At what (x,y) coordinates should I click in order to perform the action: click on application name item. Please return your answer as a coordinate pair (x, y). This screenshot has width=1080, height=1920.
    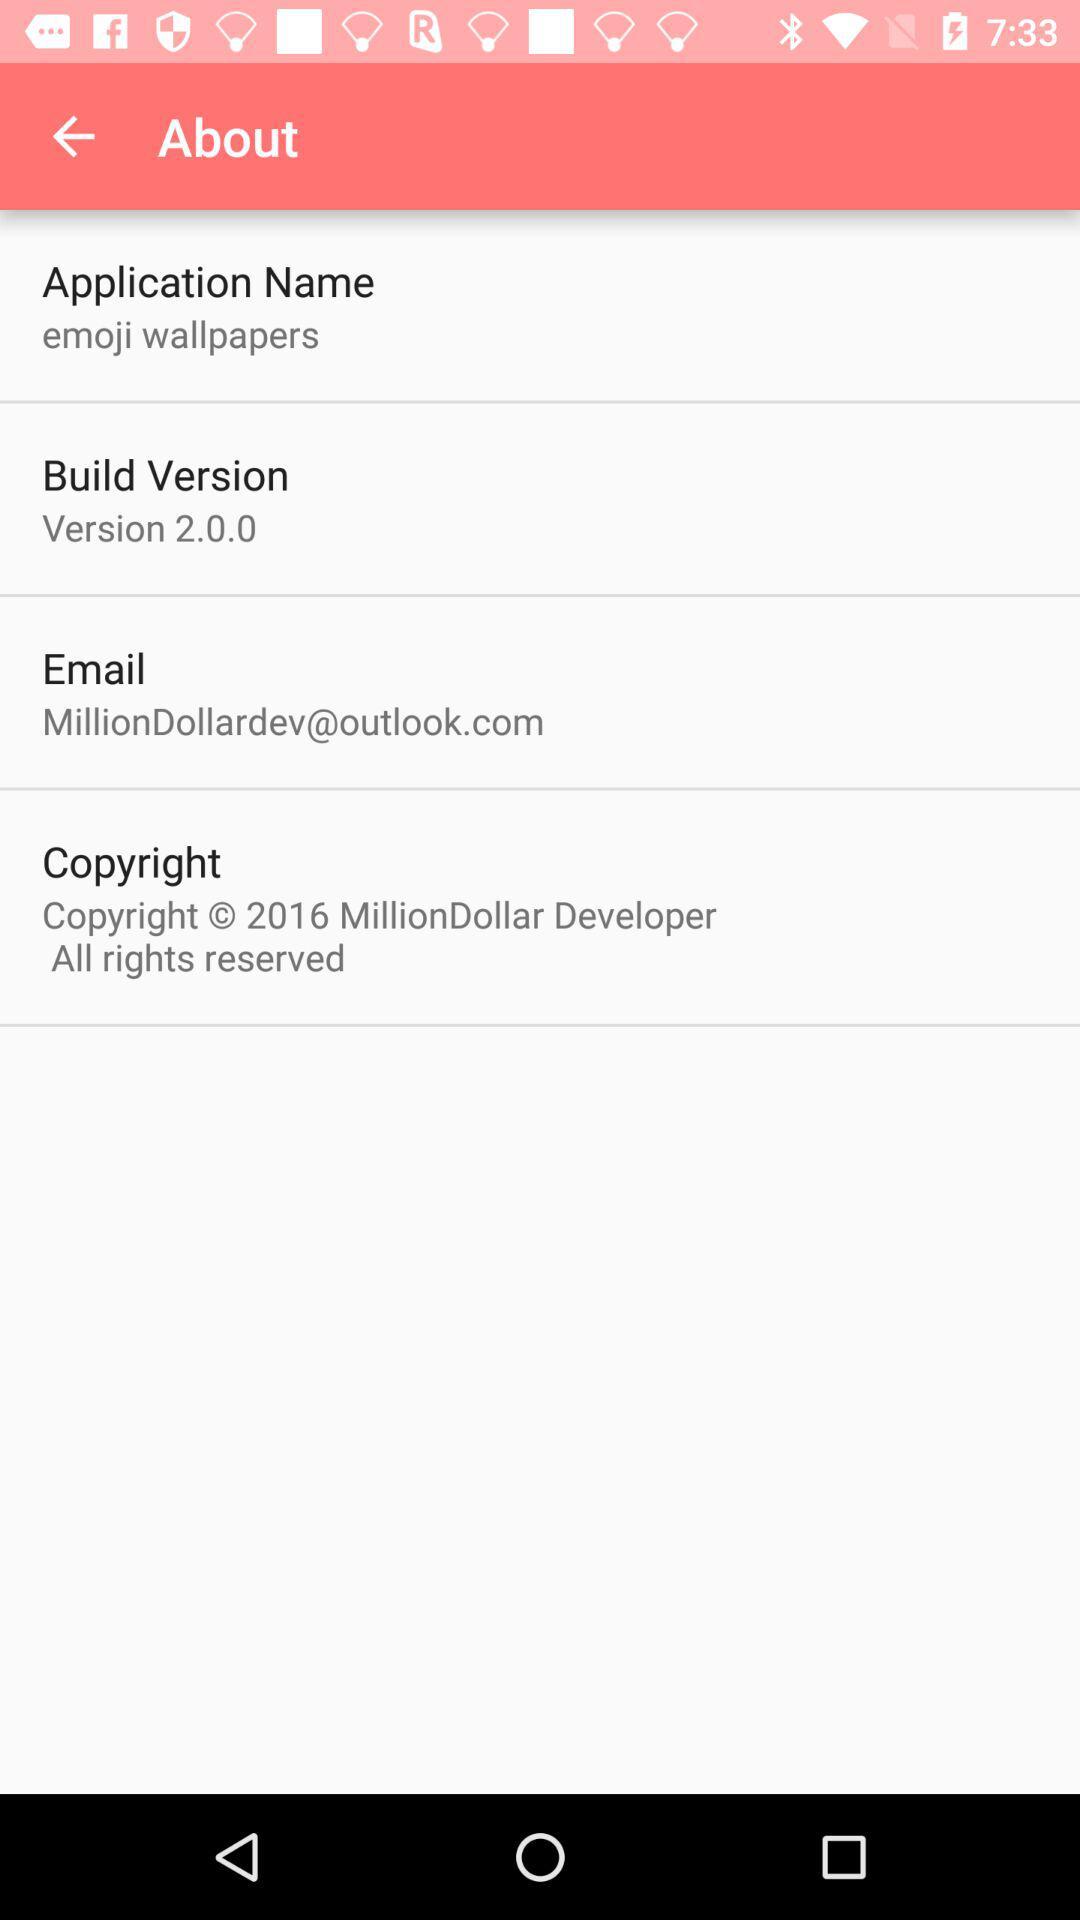
    Looking at the image, I should click on (208, 279).